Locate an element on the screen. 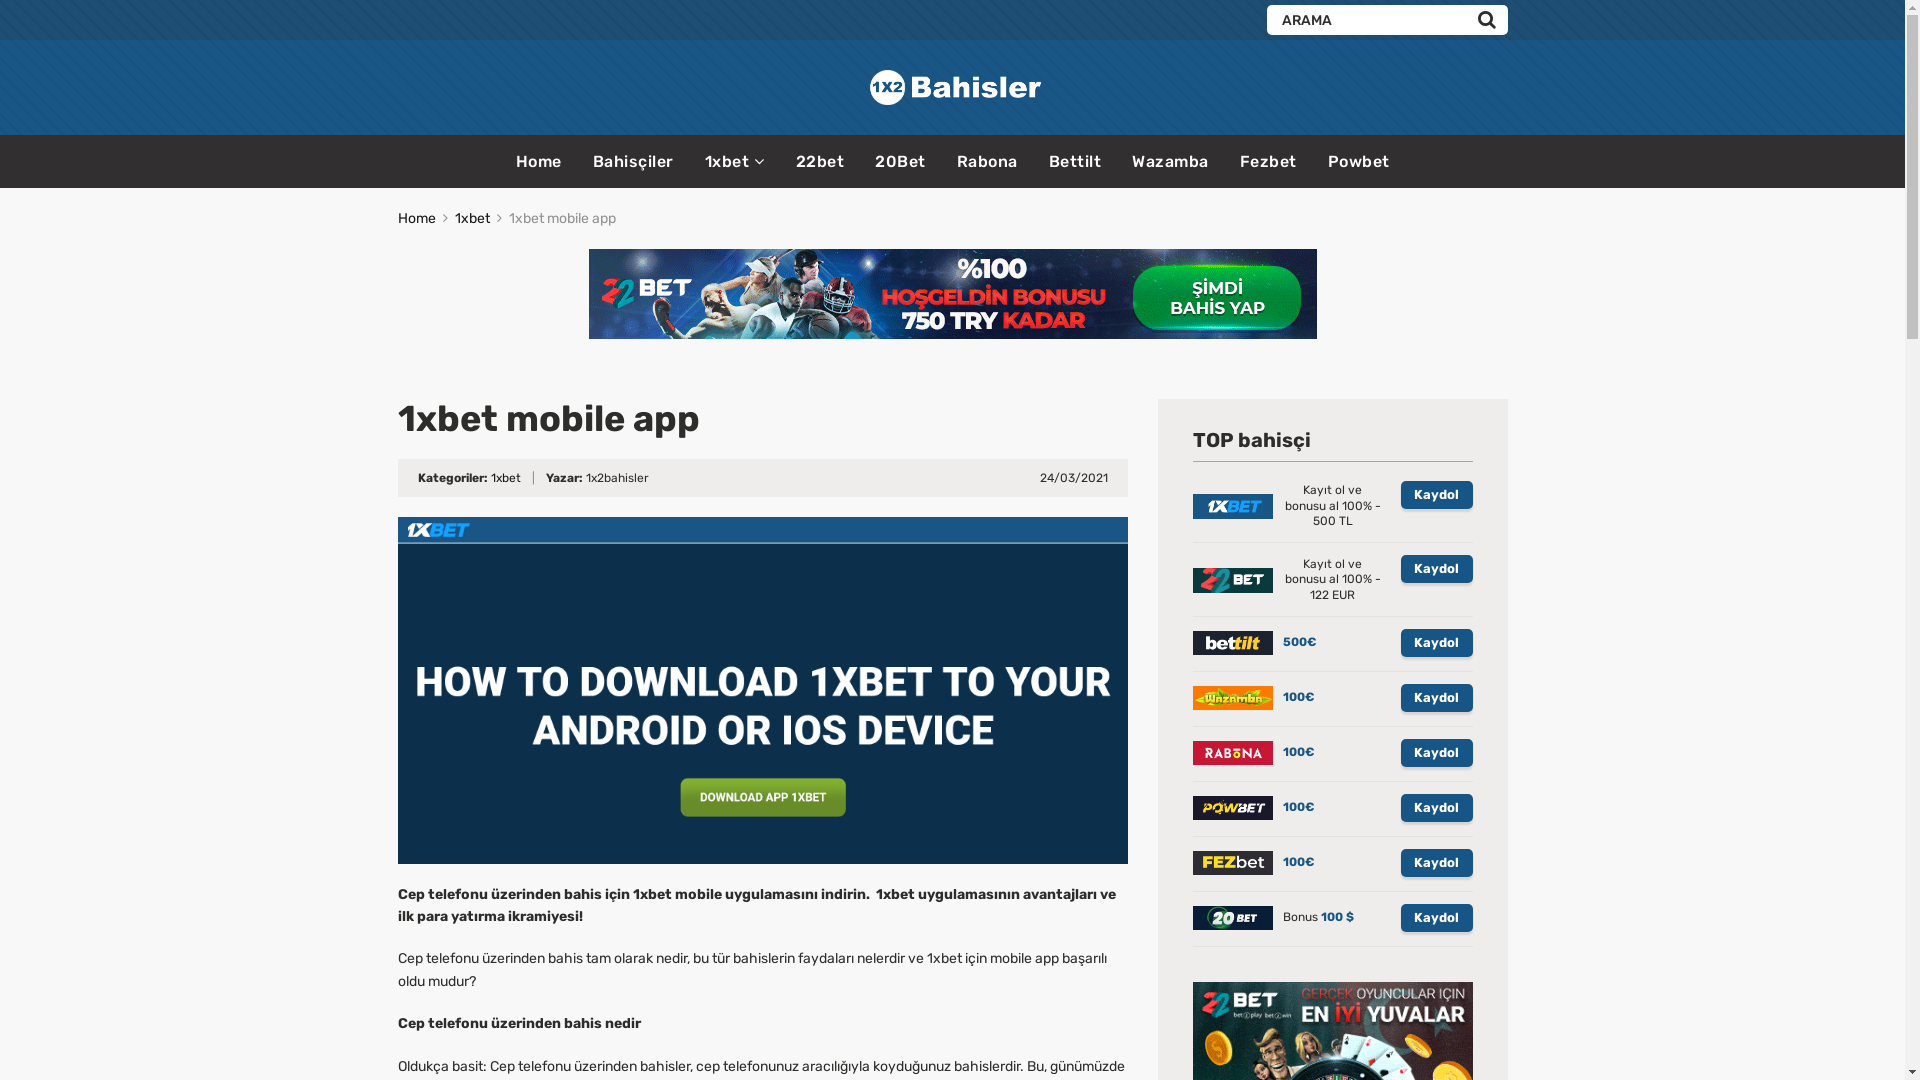 The image size is (1920, 1080). 'Kaydol' is located at coordinates (1434, 569).